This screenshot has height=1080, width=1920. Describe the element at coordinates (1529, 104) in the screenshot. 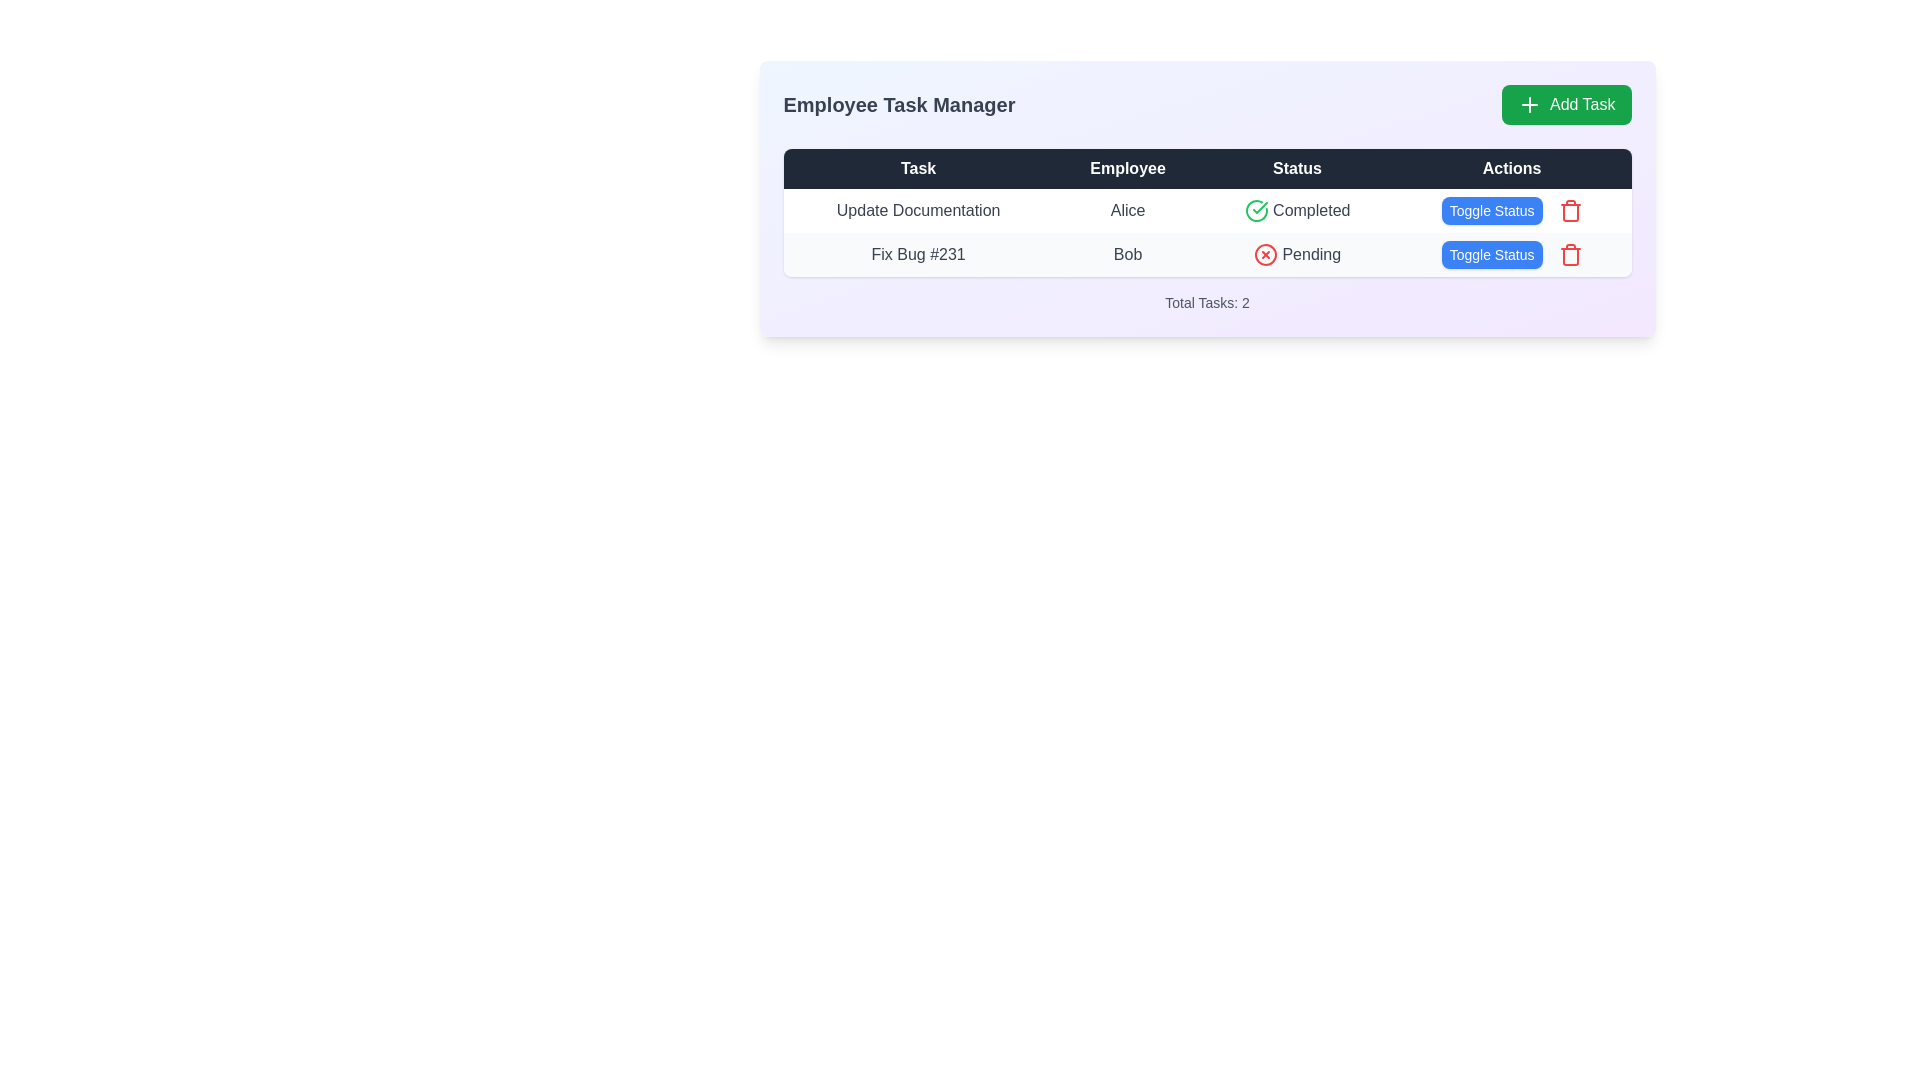

I see `the plus icon located in the top-right section of the 'Add Task' button` at that location.